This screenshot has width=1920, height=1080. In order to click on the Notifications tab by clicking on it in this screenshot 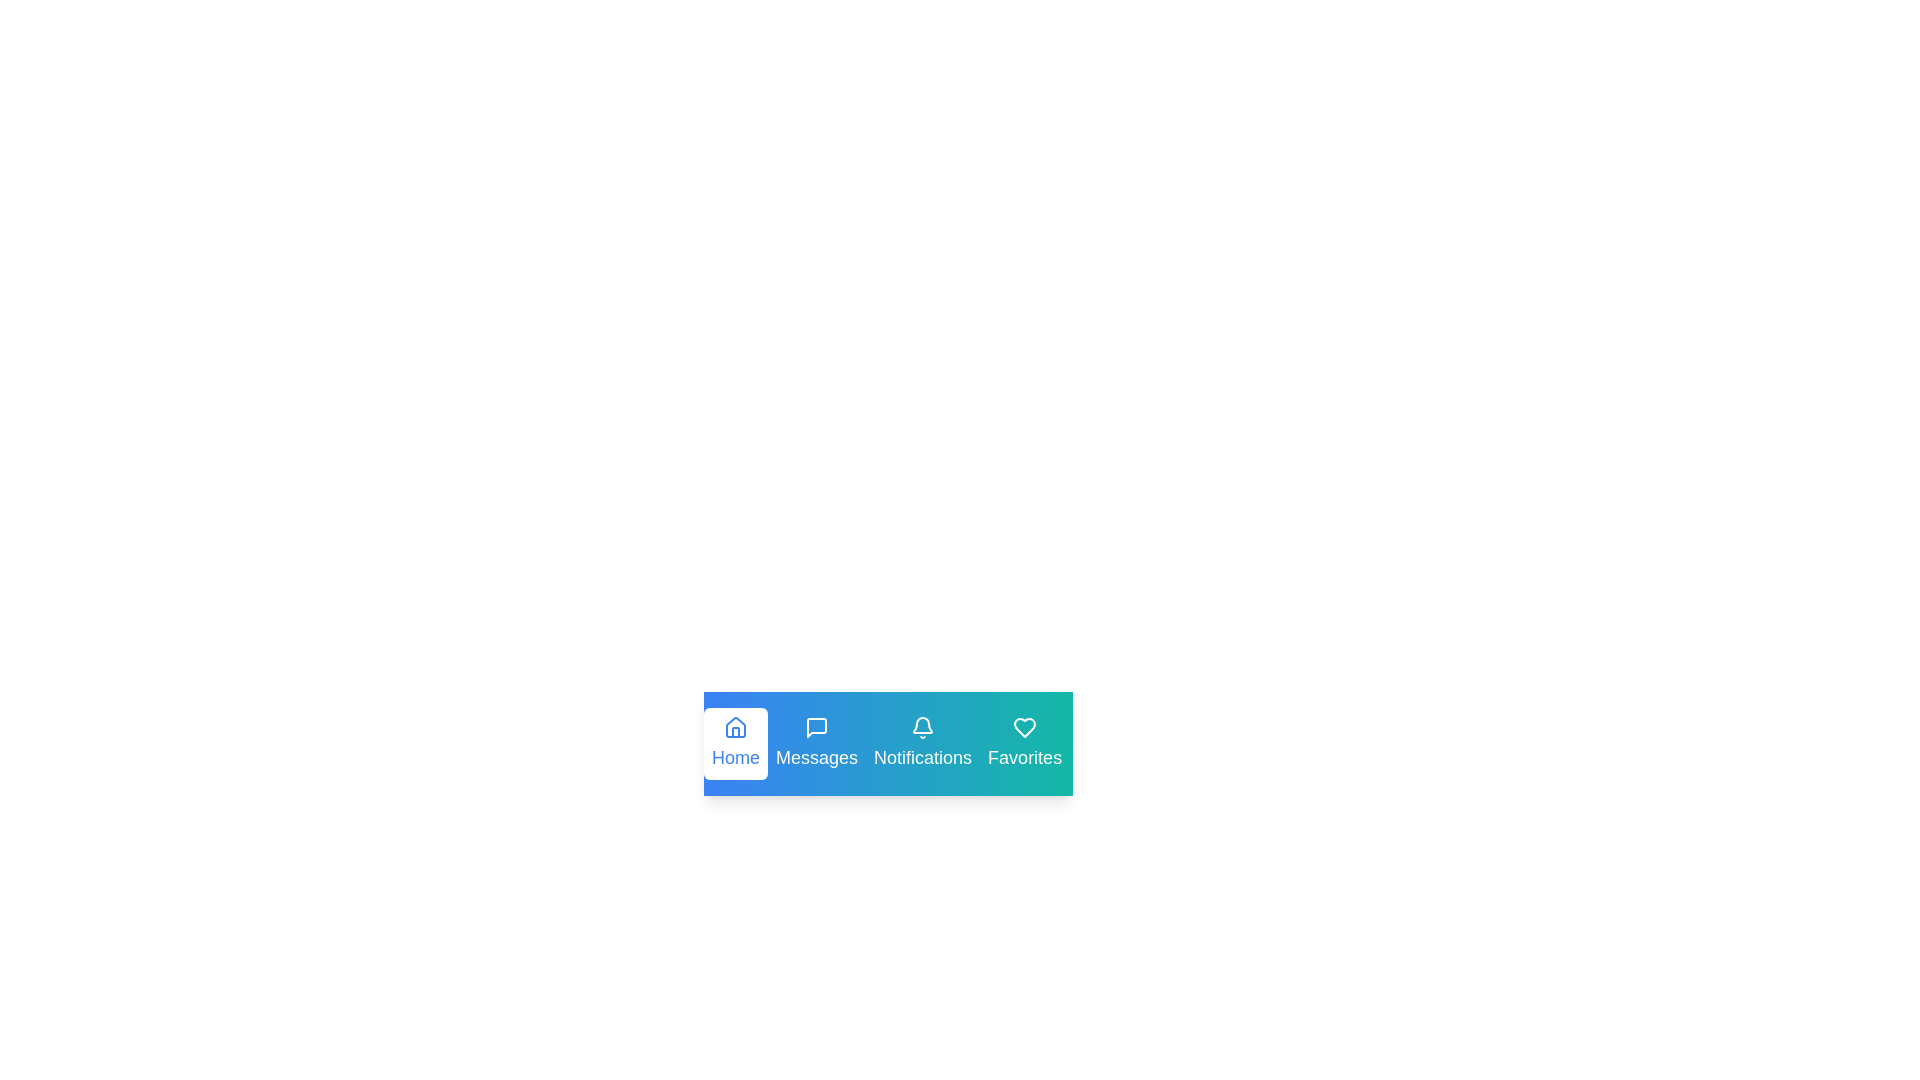, I will do `click(921, 744)`.